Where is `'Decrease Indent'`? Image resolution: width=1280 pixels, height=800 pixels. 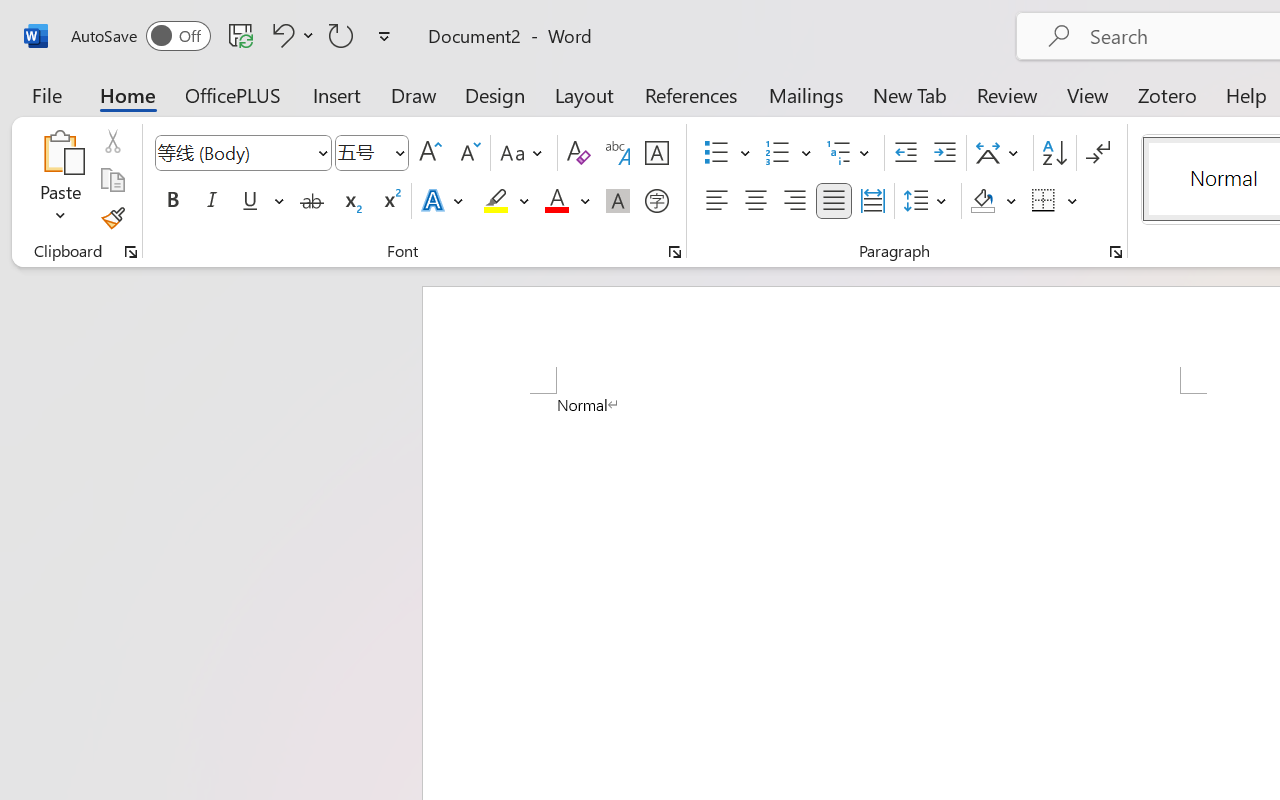
'Decrease Indent' is located at coordinates (905, 153).